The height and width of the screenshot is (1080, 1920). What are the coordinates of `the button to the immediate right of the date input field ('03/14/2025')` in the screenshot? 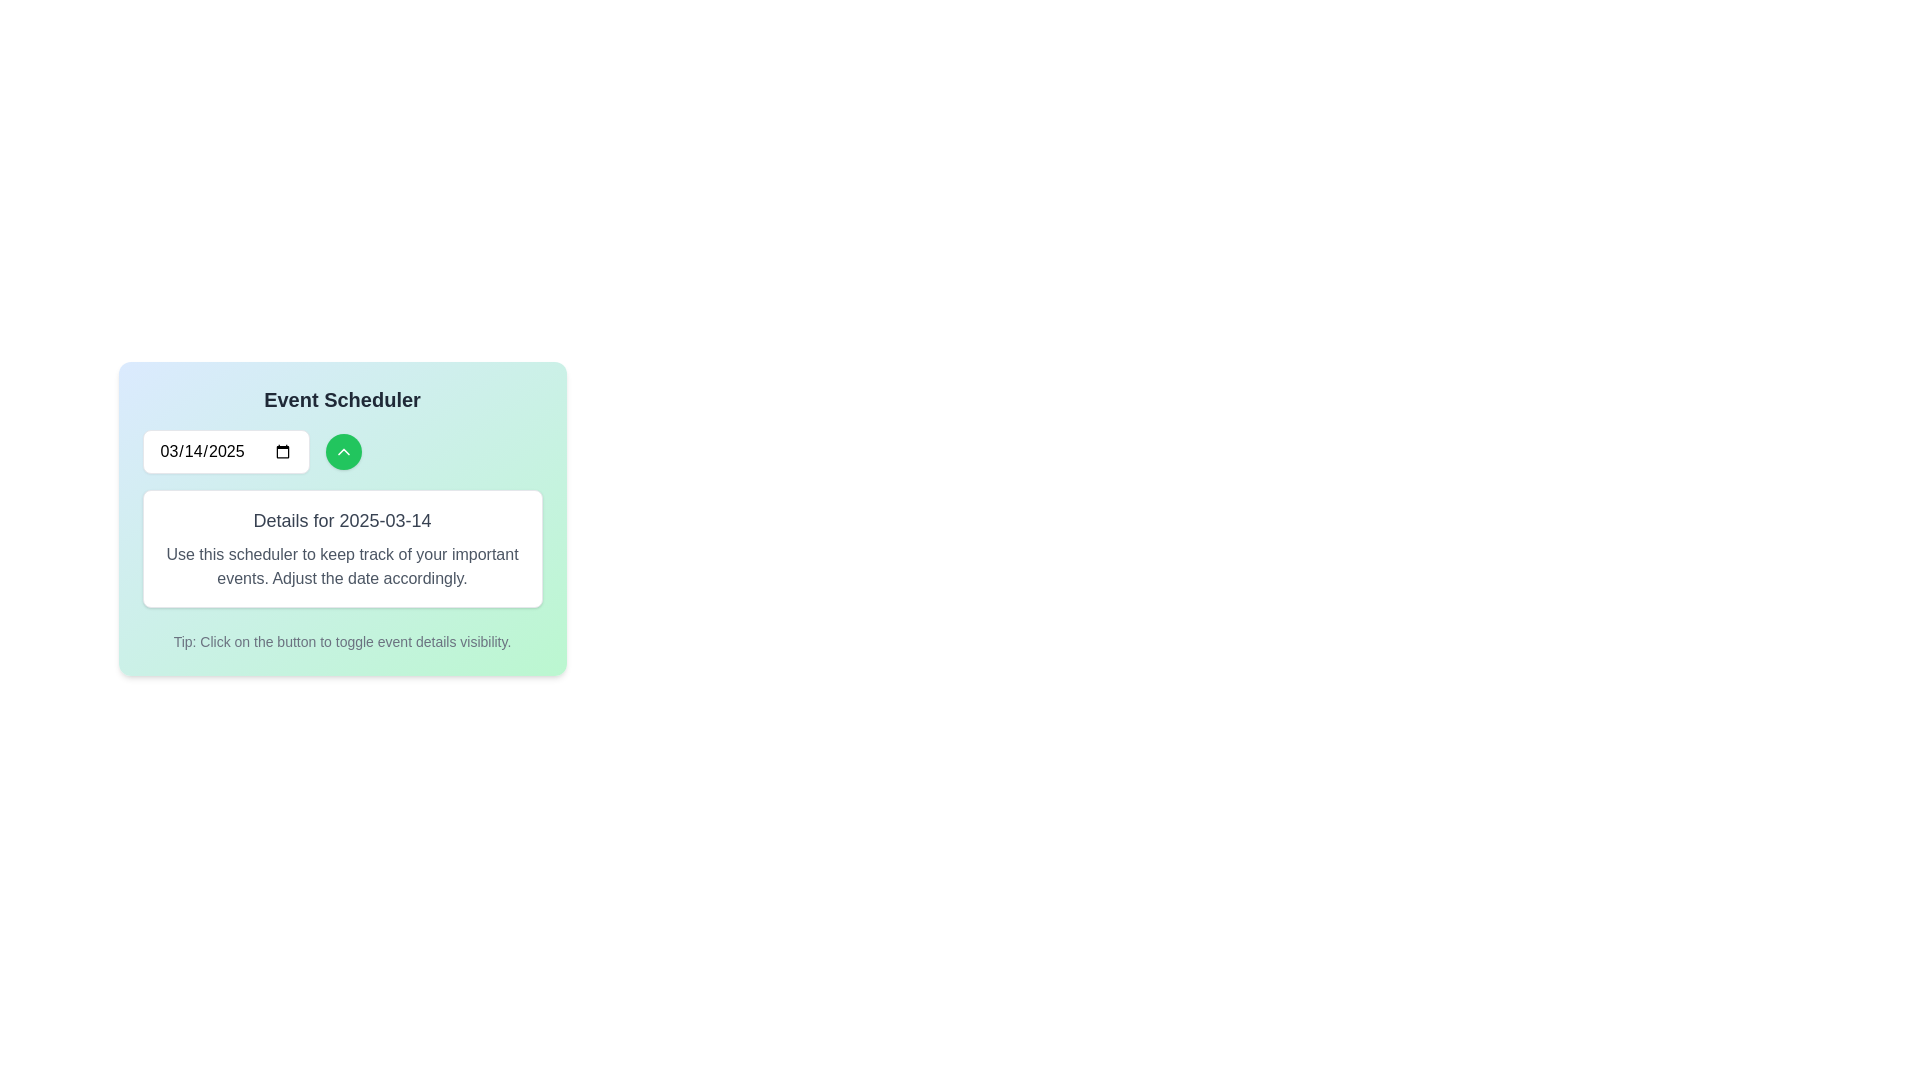 It's located at (343, 451).